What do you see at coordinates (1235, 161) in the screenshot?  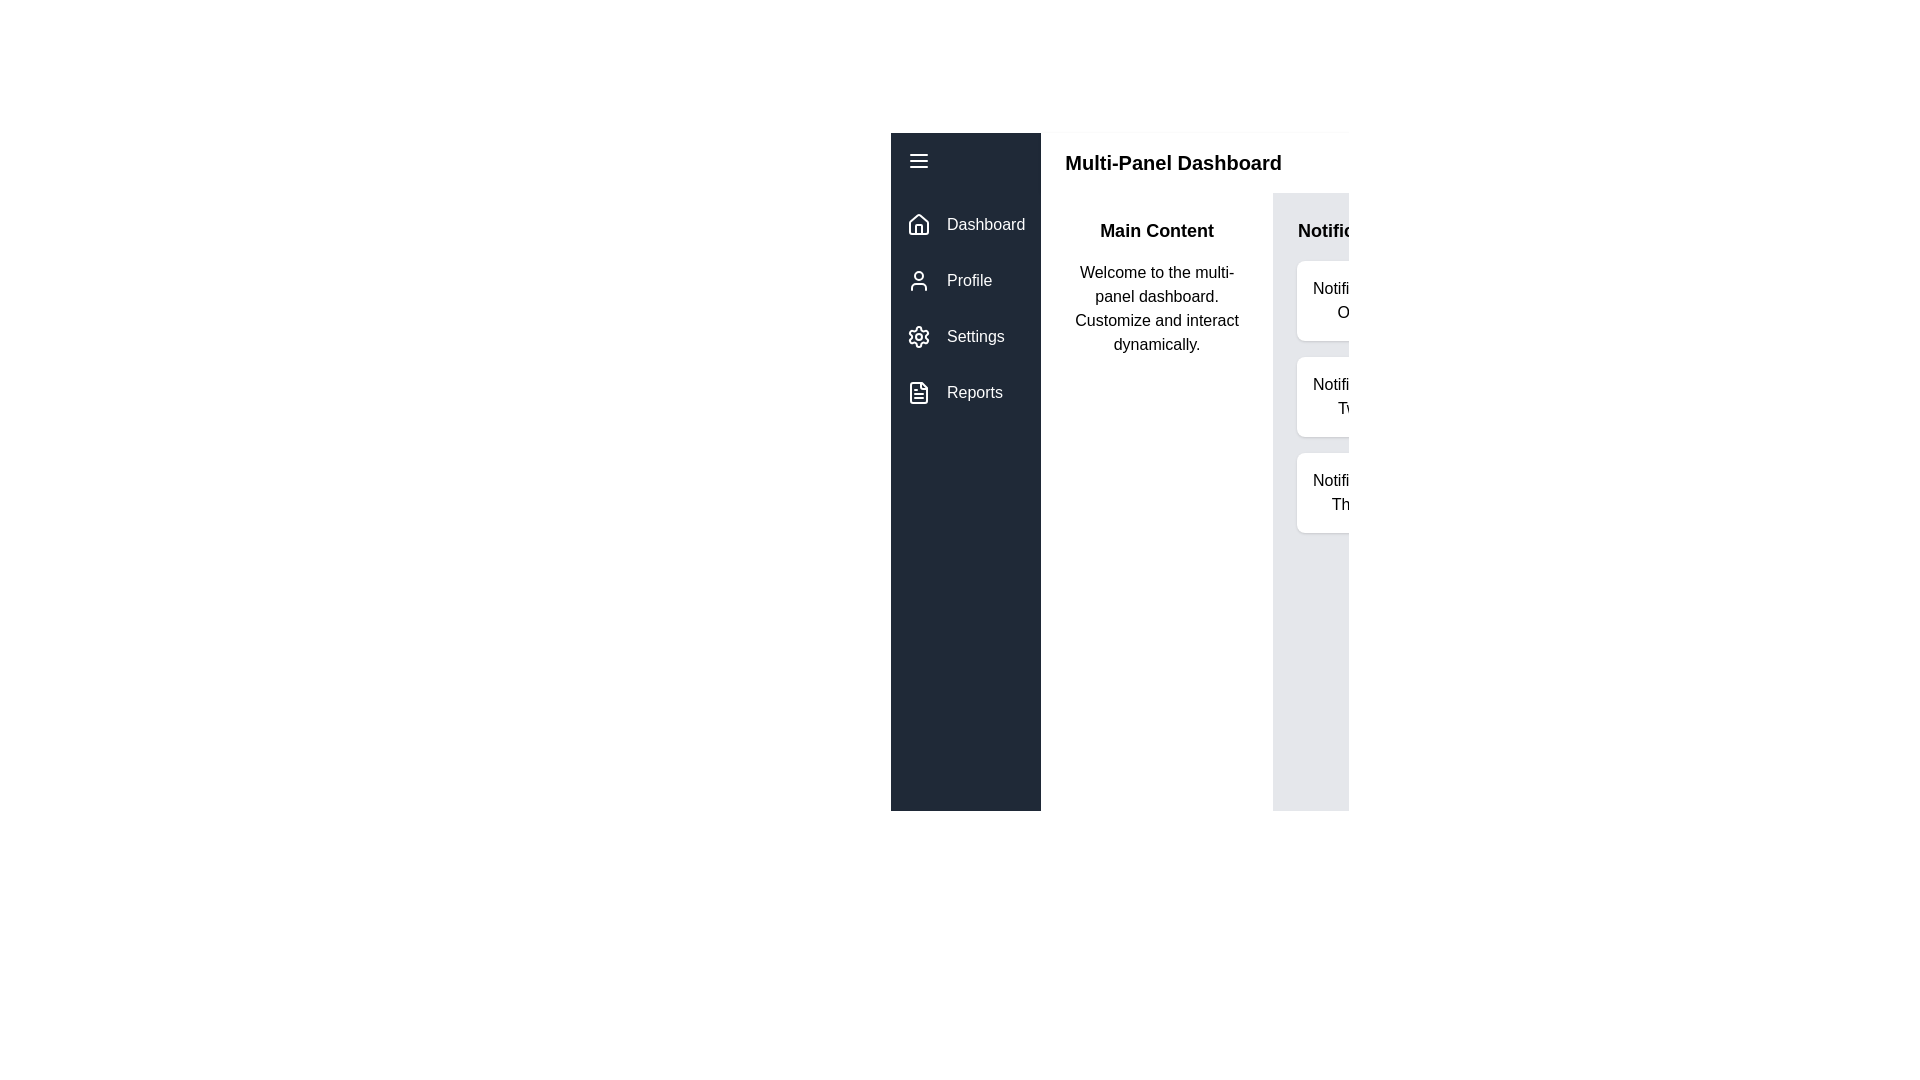 I see `the header element that has a white background and contains the bold text 'Multi-Panel Dashboard', positioned at the top of the main content section` at bounding box center [1235, 161].